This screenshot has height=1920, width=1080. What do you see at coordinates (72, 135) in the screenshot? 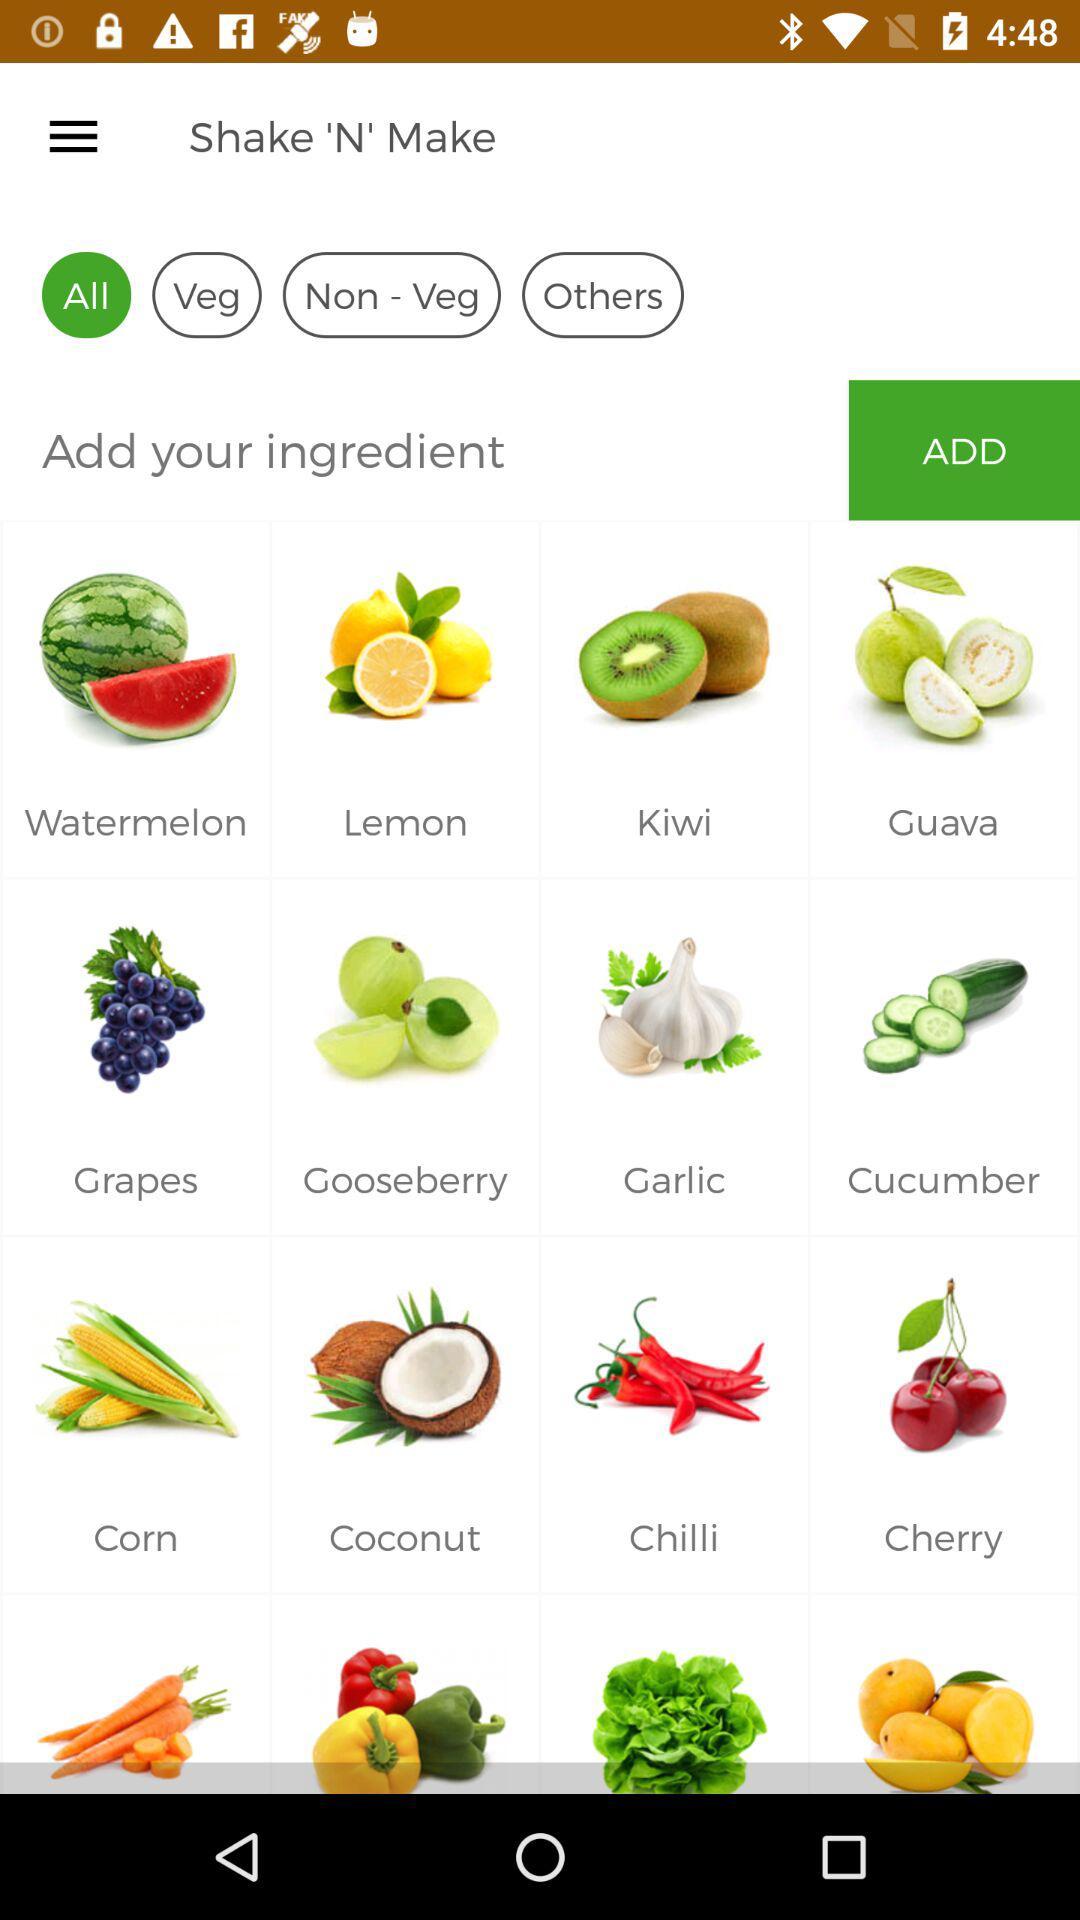
I see `open options tab` at bounding box center [72, 135].